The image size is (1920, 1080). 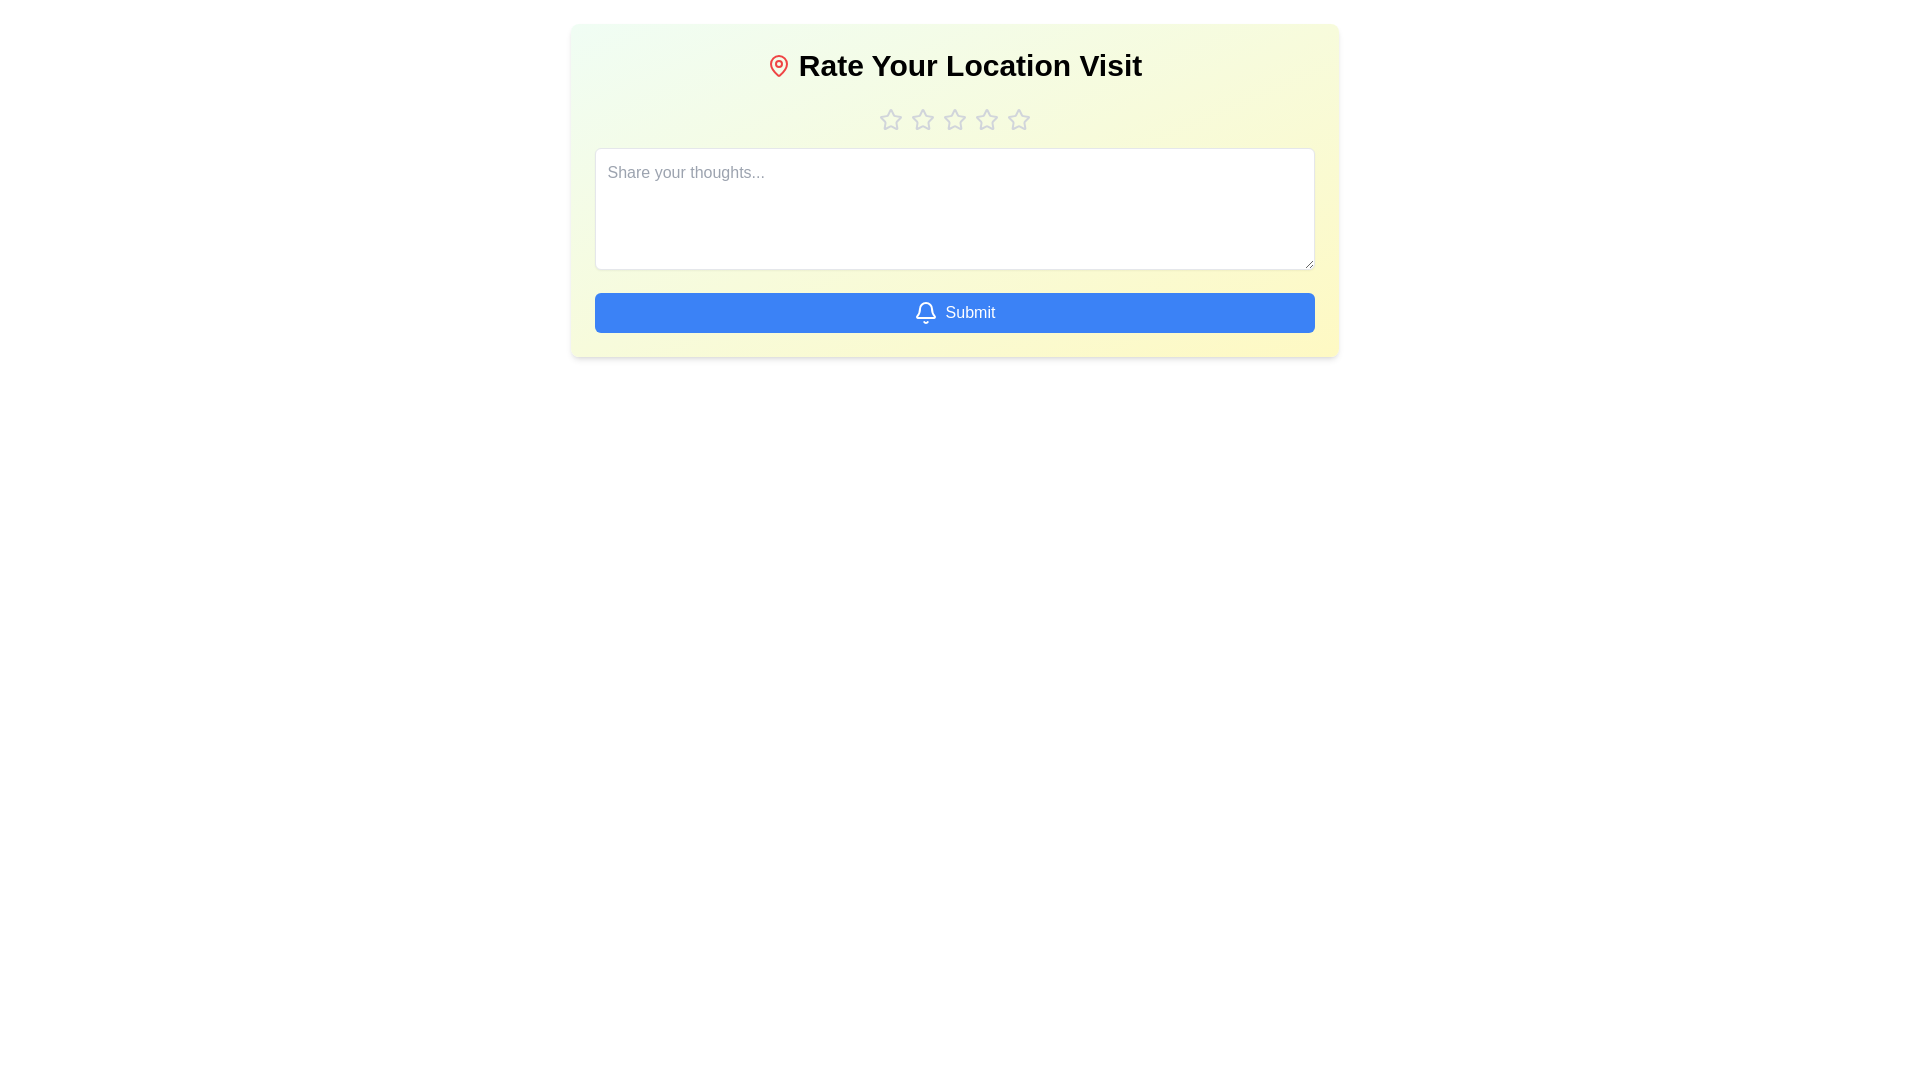 What do you see at coordinates (953, 119) in the screenshot?
I see `the star corresponding to 3 to preview the rating effect` at bounding box center [953, 119].